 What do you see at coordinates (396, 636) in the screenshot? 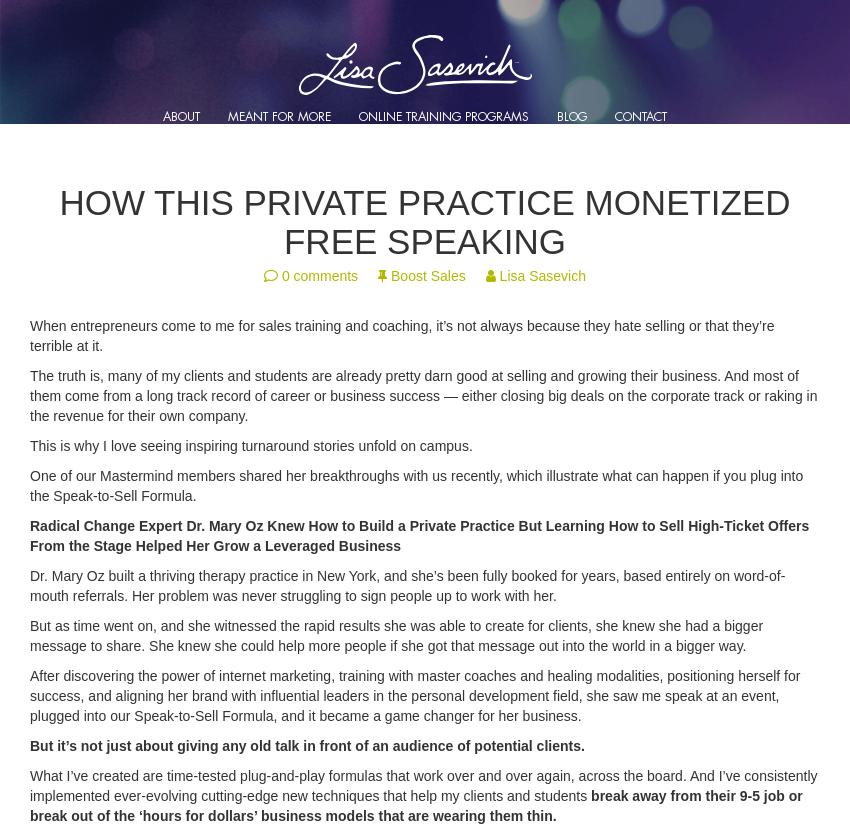
I see `'But as time went on, and she witnessed the rapid results she was able to create for clients, she knew she had a bigger message to share. She knew she could help more people if she got that message out into the world in a bigger way.'` at bounding box center [396, 636].